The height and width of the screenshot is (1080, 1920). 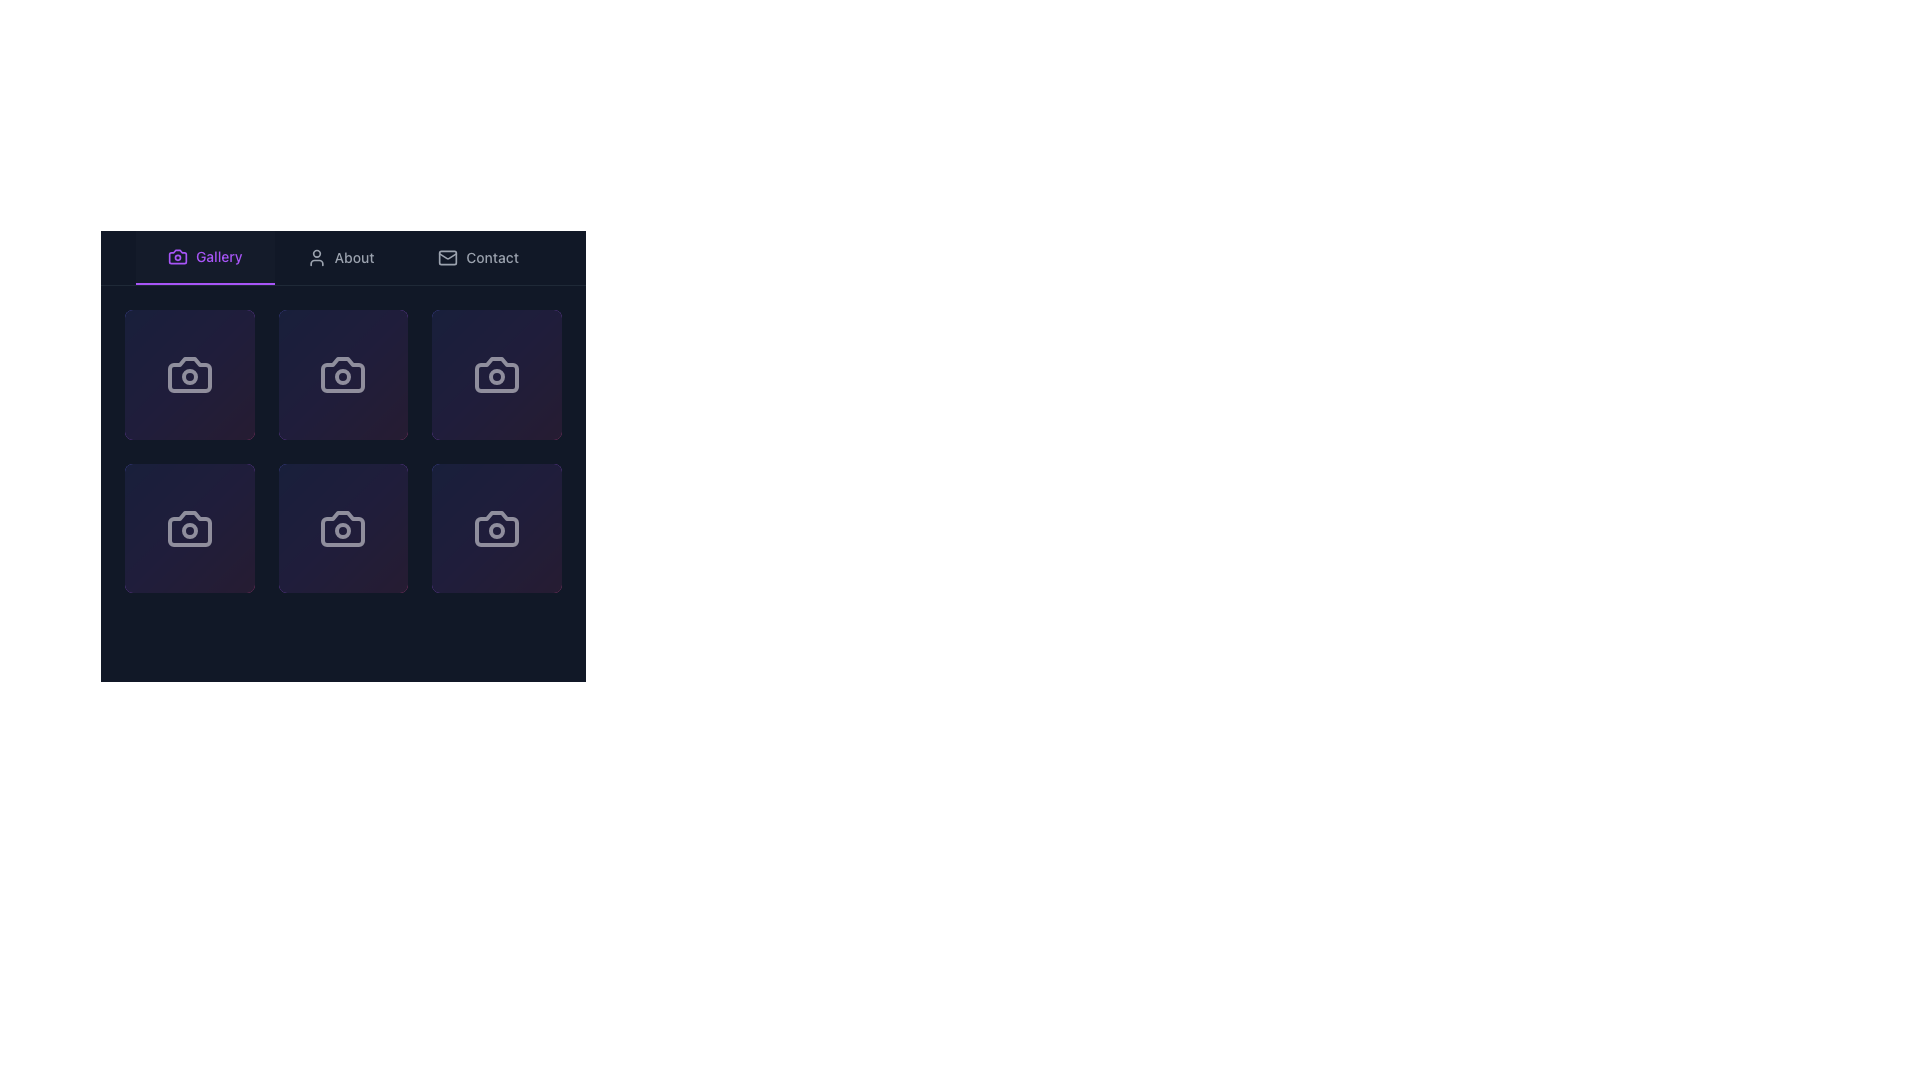 I want to click on the camera icon located in the header navigation bar, which is next to the text 'Gallery' that is highlighted with a purple underline, indicating it is the selected tab, so click(x=178, y=256).